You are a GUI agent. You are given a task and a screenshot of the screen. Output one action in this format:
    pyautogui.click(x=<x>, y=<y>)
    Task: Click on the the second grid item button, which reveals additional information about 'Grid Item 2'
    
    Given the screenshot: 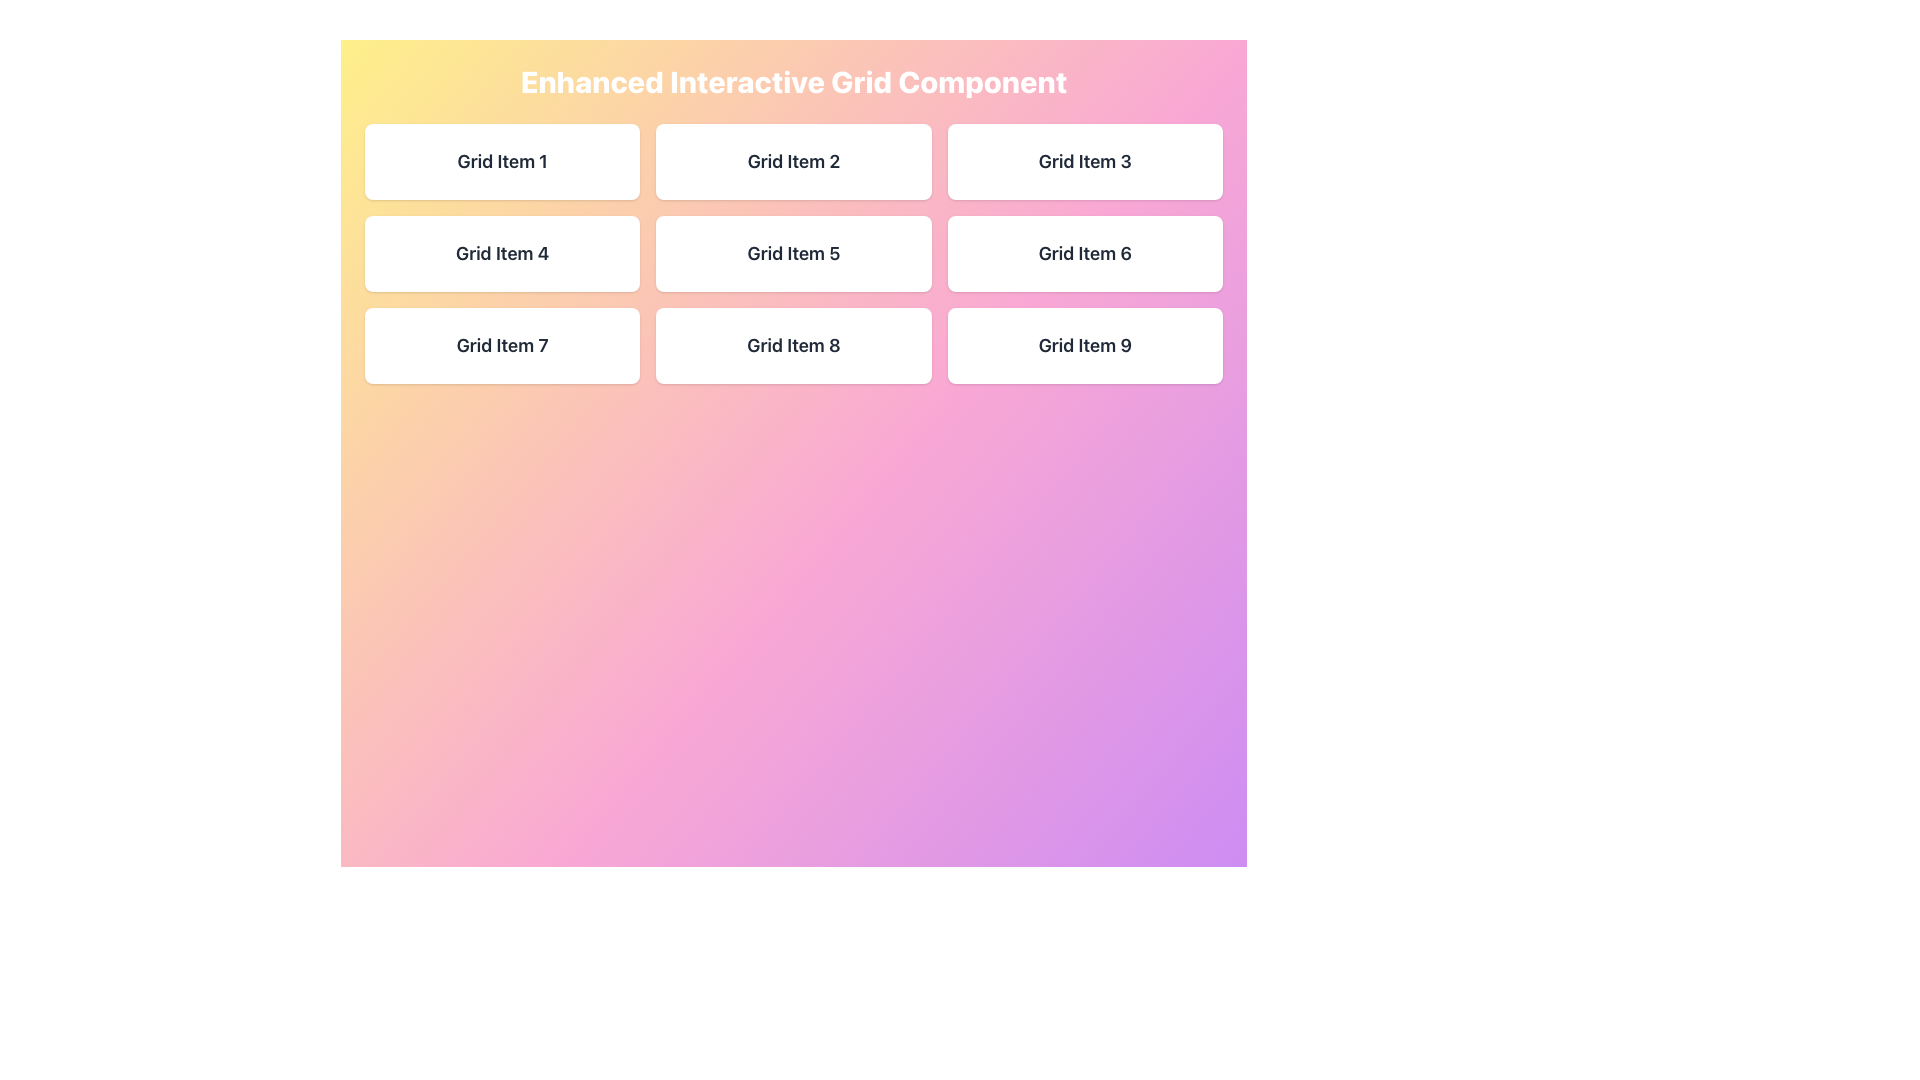 What is the action you would take?
    pyautogui.click(x=792, y=161)
    